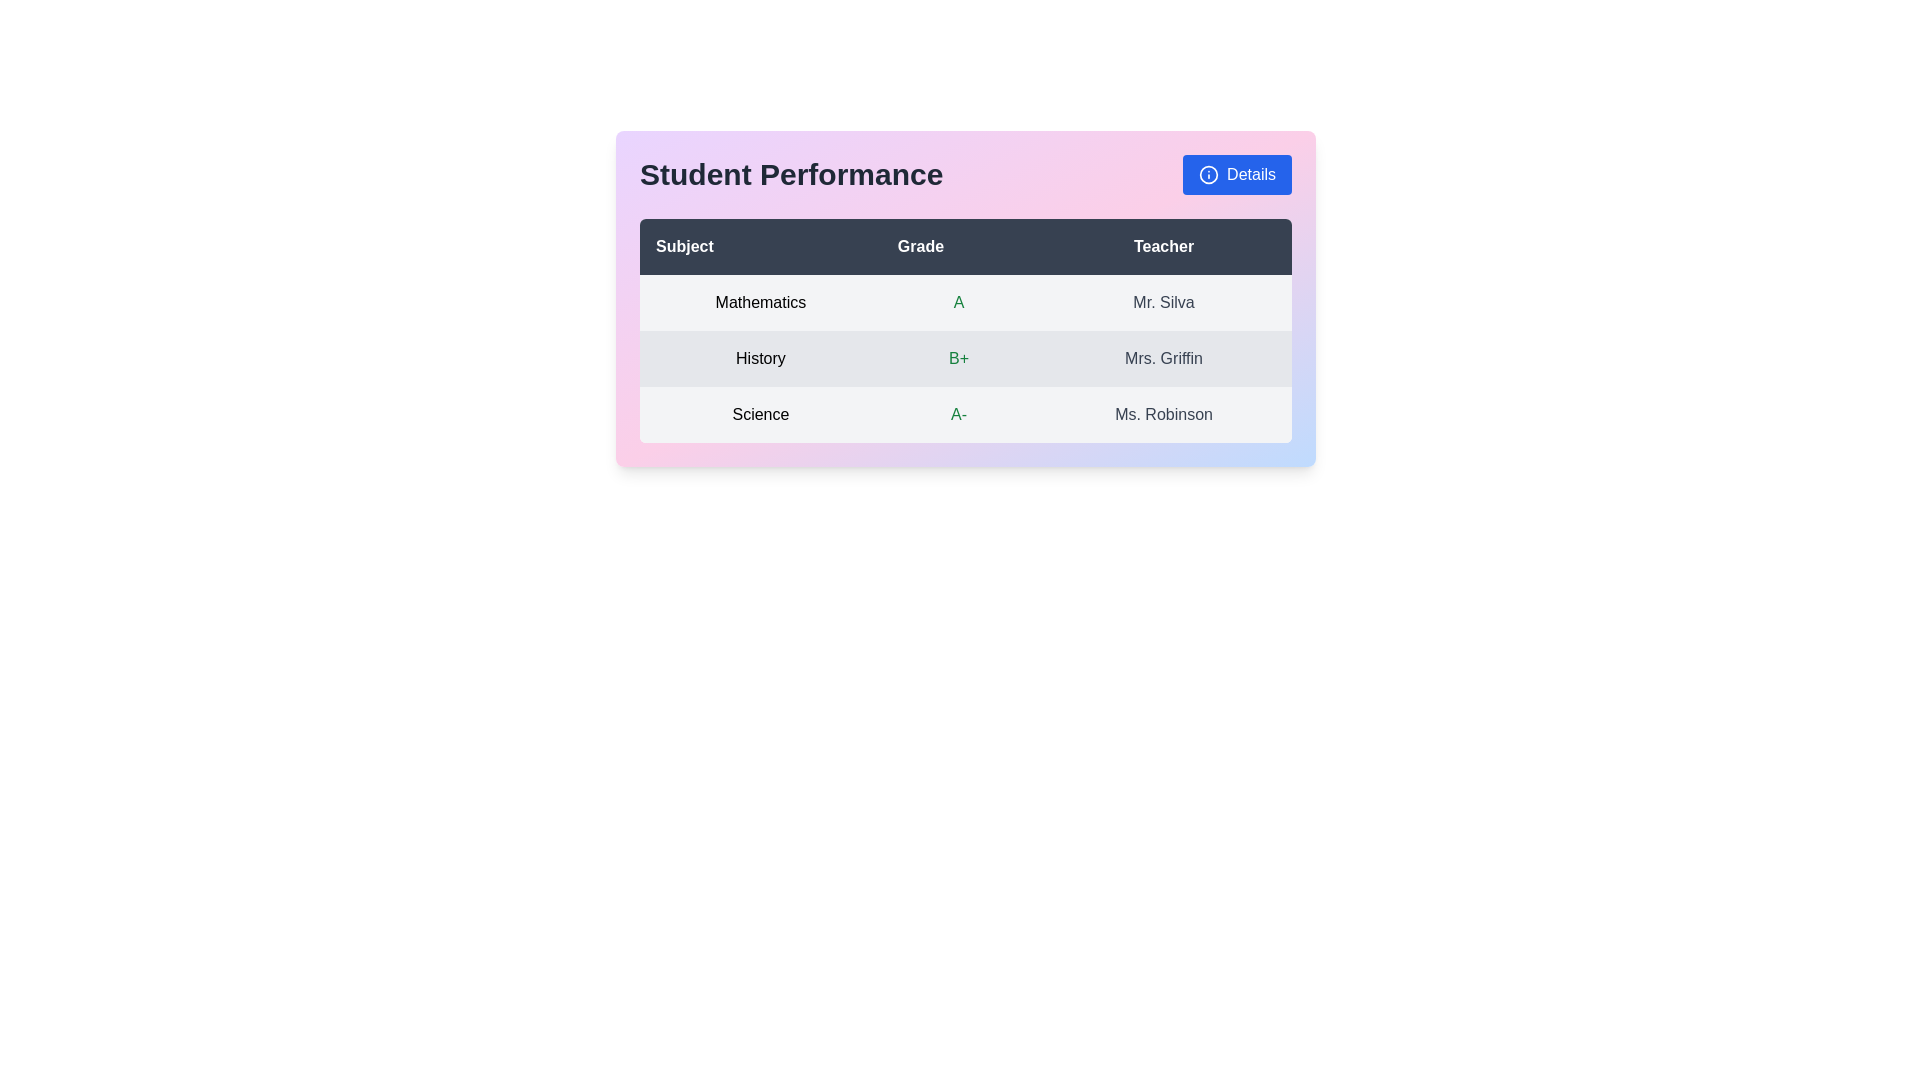  Describe the element at coordinates (965, 303) in the screenshot. I see `the first row of the tabular structure titled 'Student Performance'` at that location.